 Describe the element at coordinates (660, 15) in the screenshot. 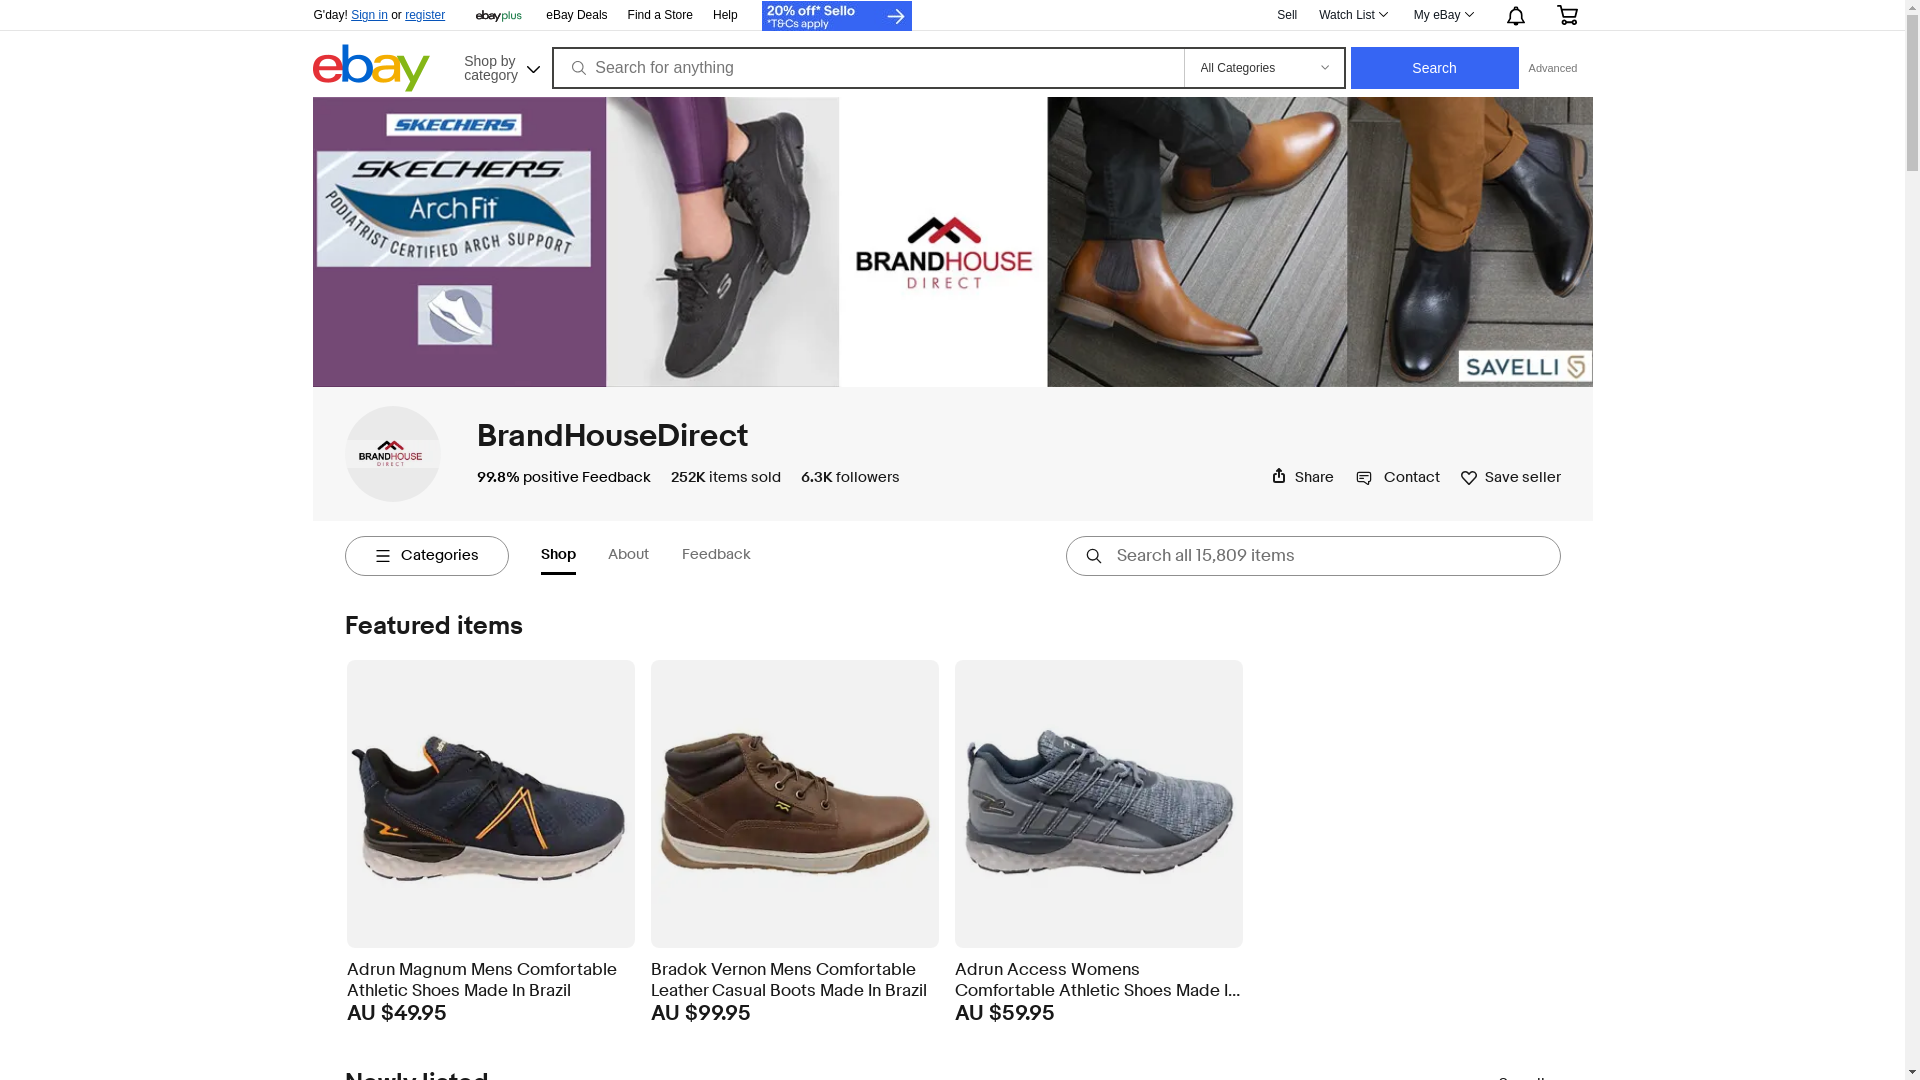

I see `'Find a Store'` at that location.